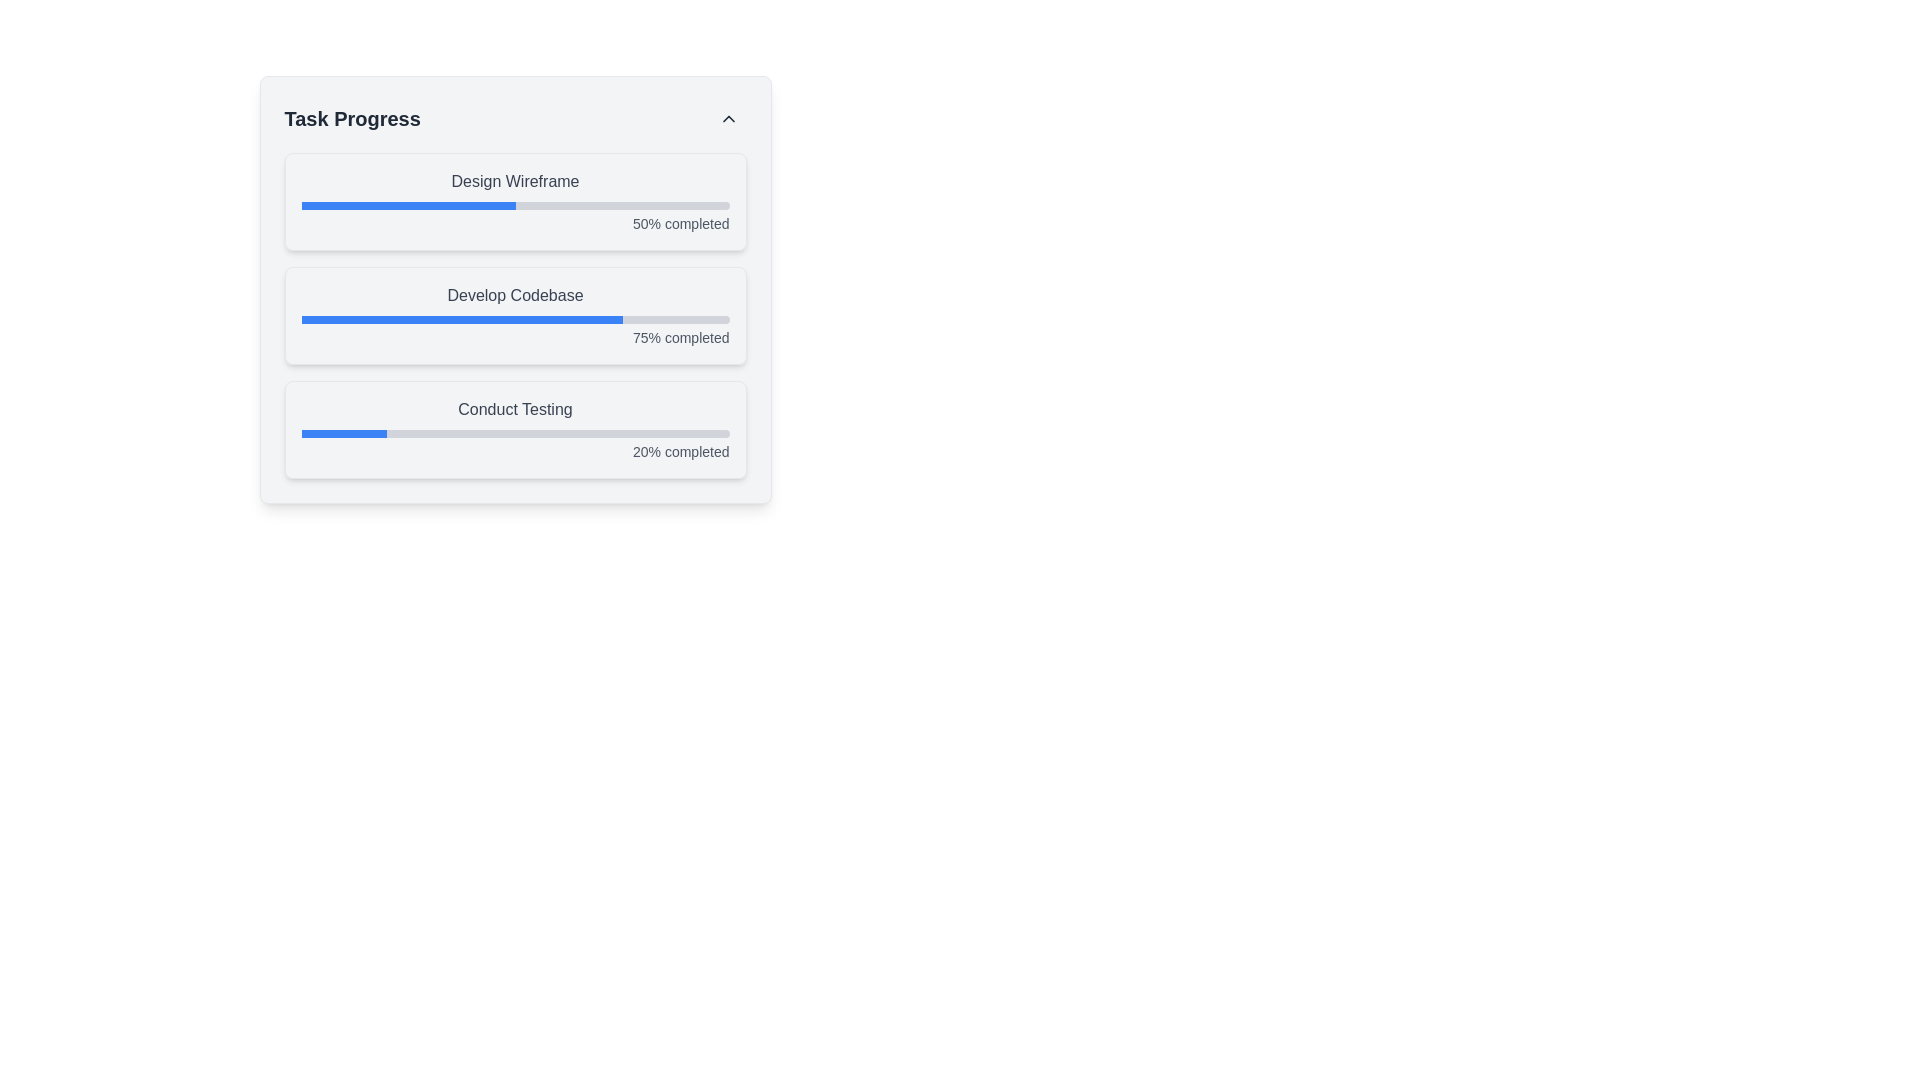 This screenshot has width=1920, height=1080. Describe the element at coordinates (515, 315) in the screenshot. I see `the middle progress bar in the vertically stacked list under 'Task Progress', which represents 75% completion and is located between 'Design Wireframe' and 'Conduct Testing'` at that location.